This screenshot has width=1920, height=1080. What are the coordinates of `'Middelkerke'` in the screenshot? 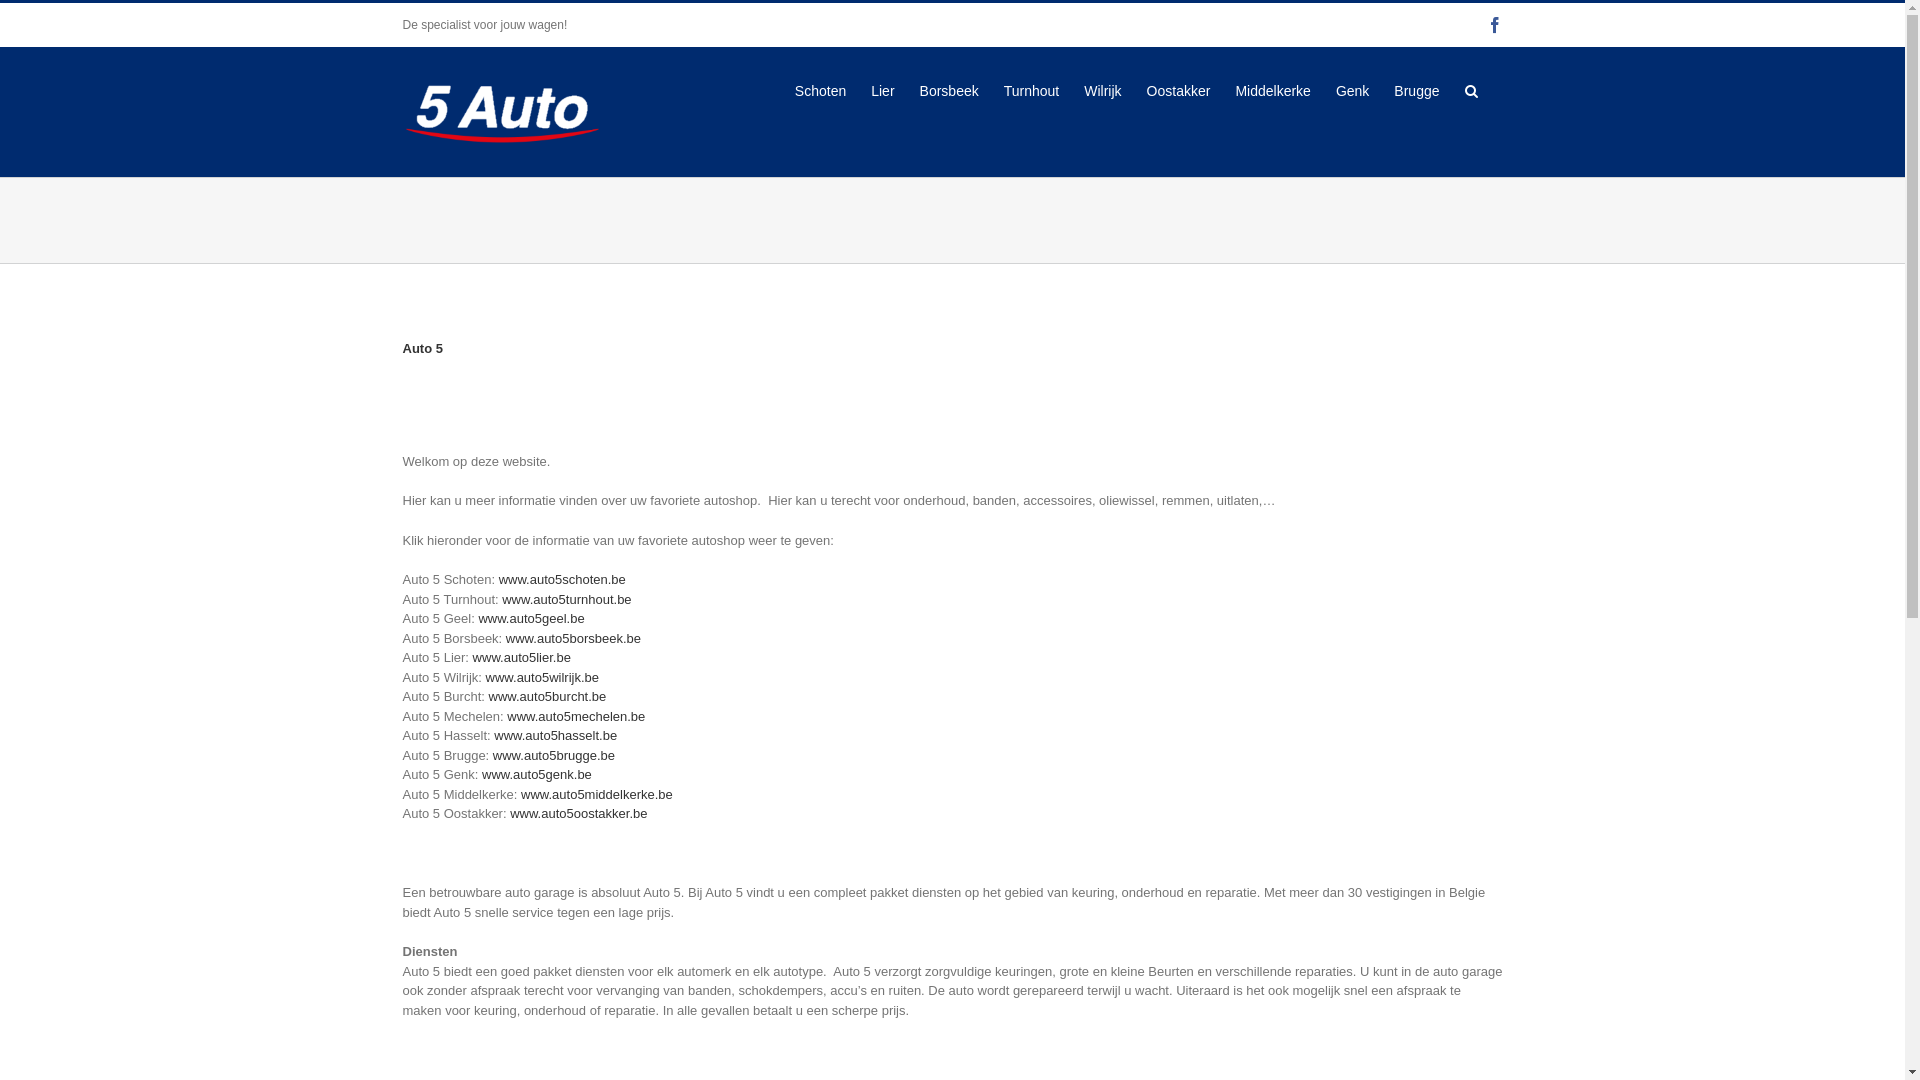 It's located at (1271, 88).